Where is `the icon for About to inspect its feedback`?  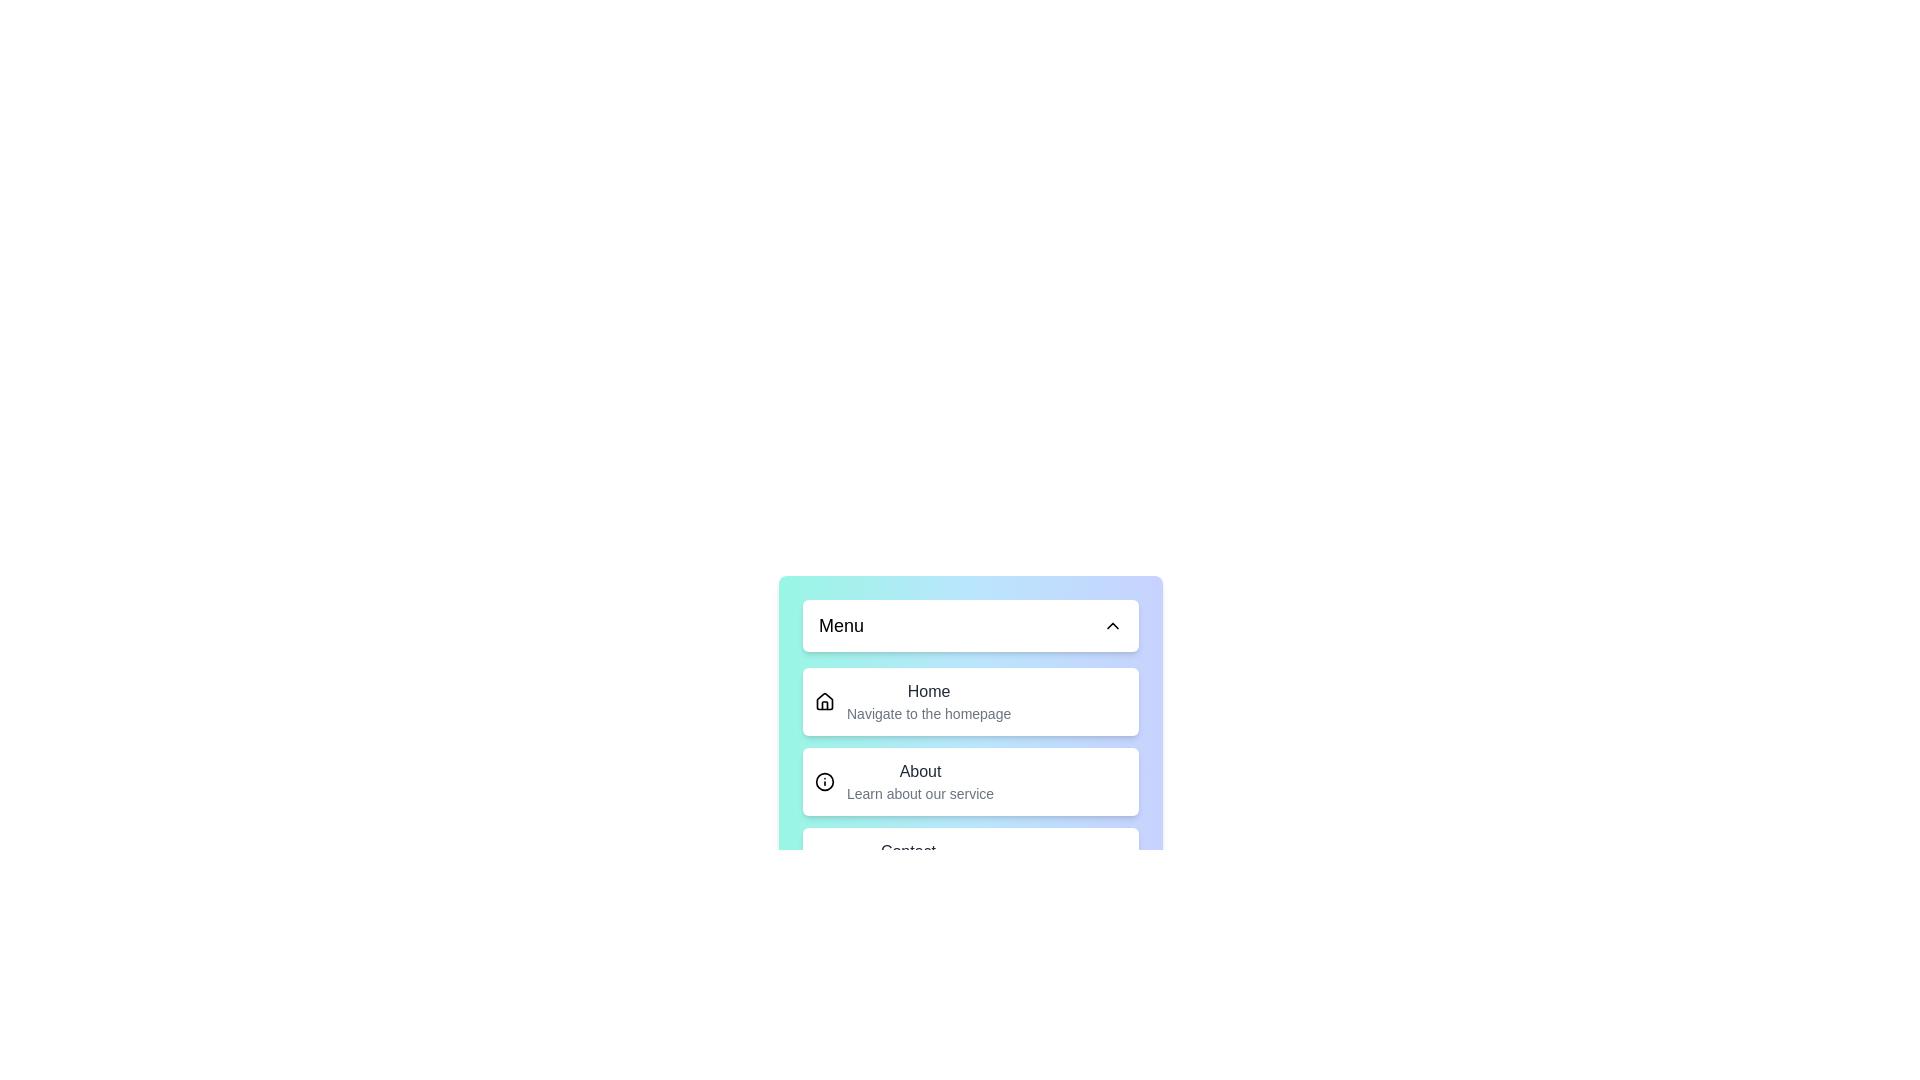 the icon for About to inspect its feedback is located at coordinates (825, 781).